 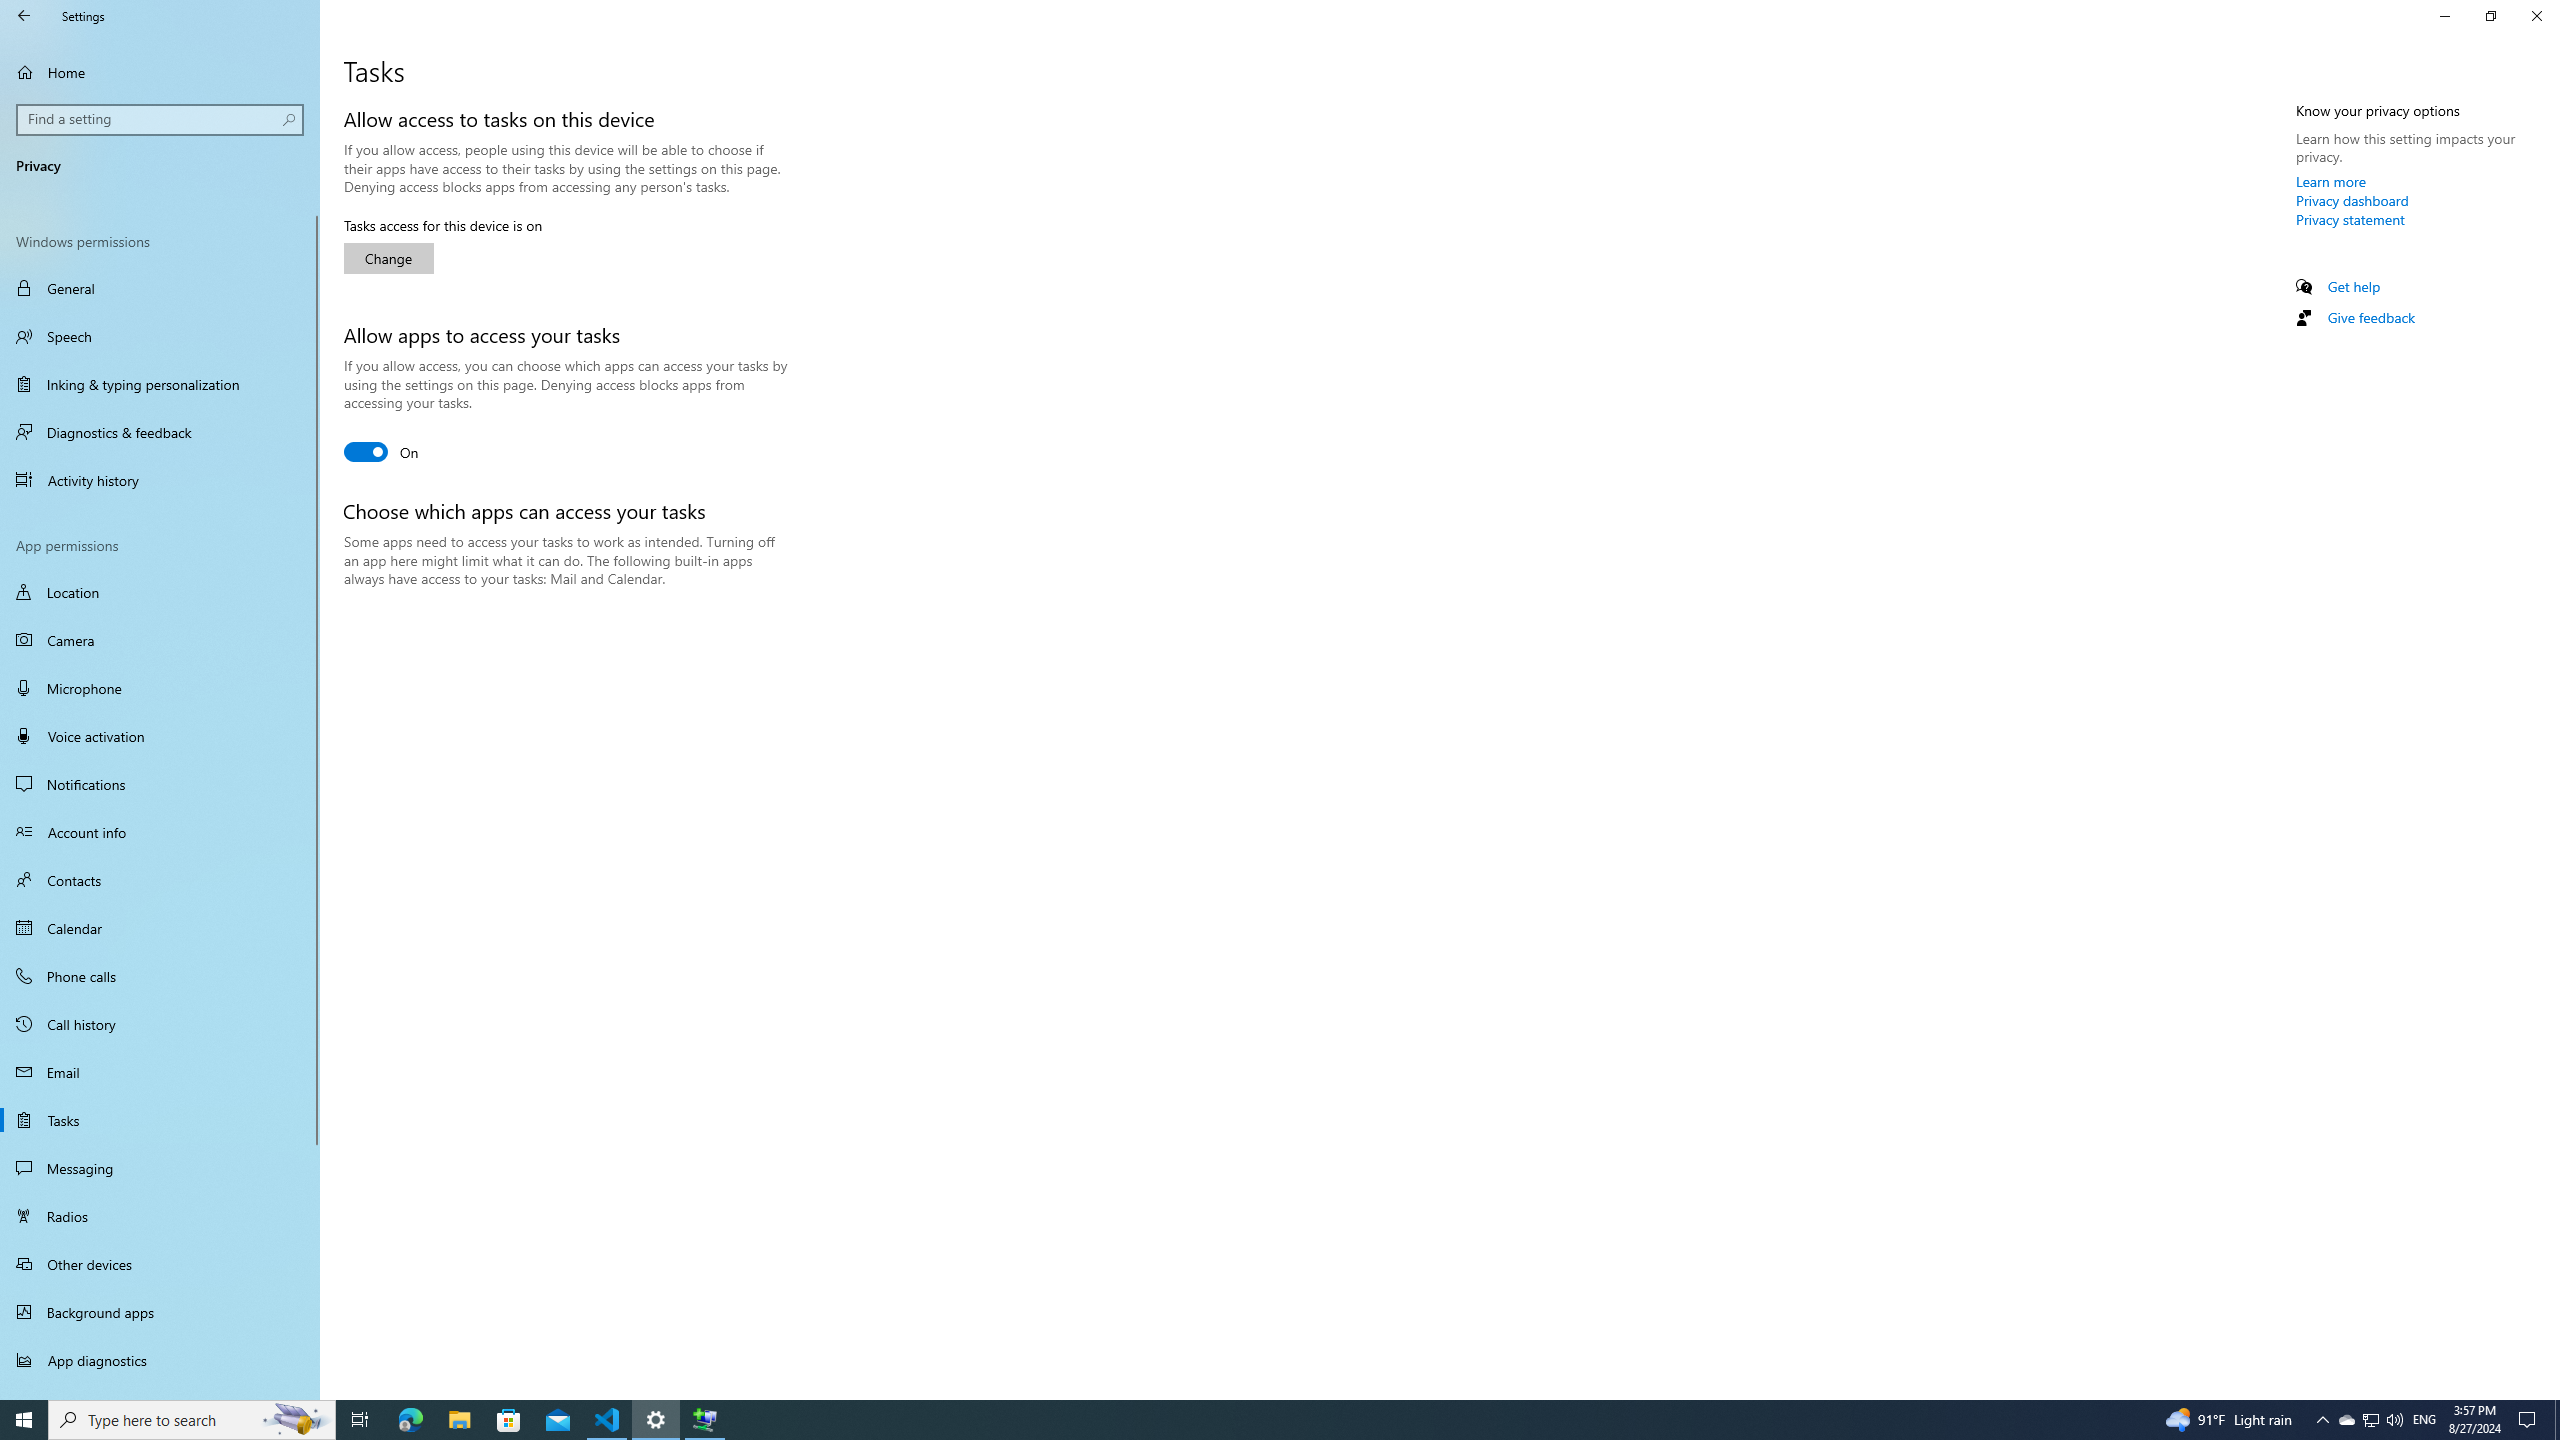 What do you see at coordinates (2349, 218) in the screenshot?
I see `'Privacy statement'` at bounding box center [2349, 218].